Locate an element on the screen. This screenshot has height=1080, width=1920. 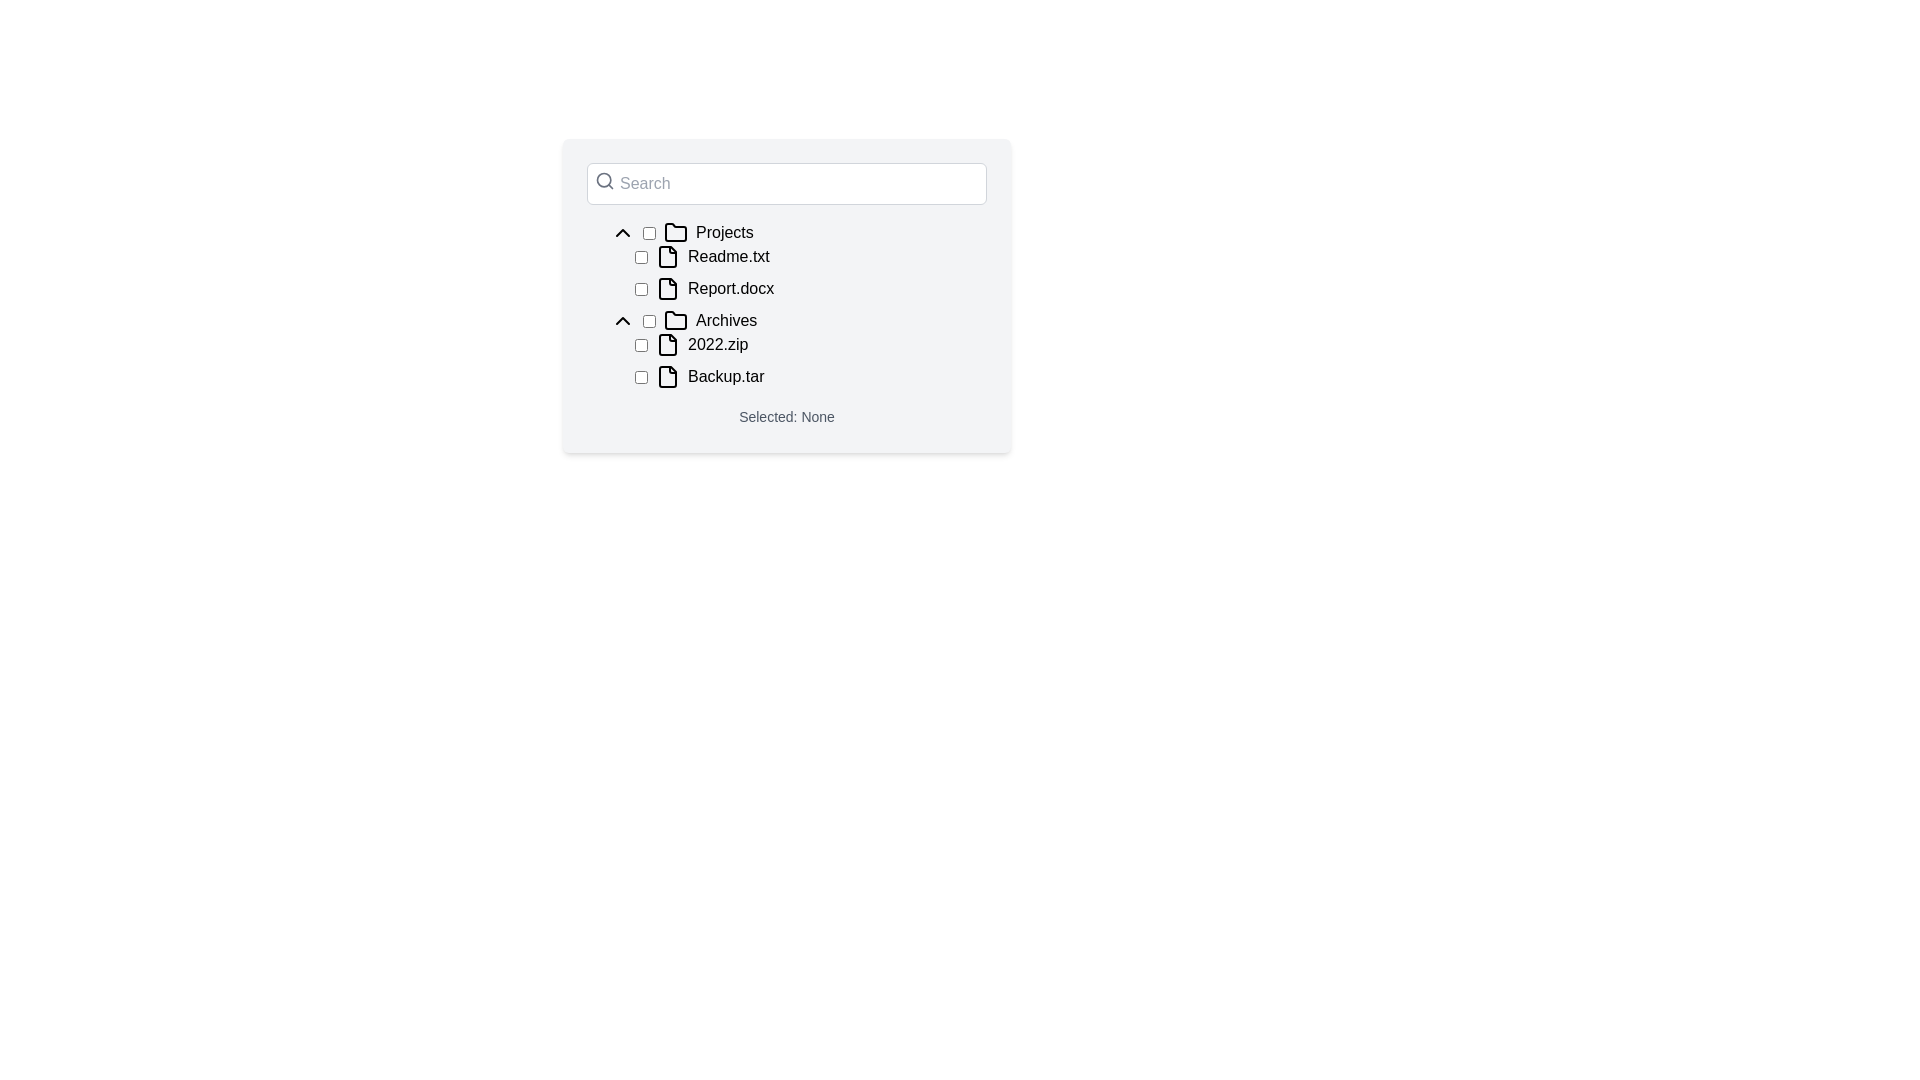
the checkbox to the left of '2022.zip' to deselect it is located at coordinates (641, 343).